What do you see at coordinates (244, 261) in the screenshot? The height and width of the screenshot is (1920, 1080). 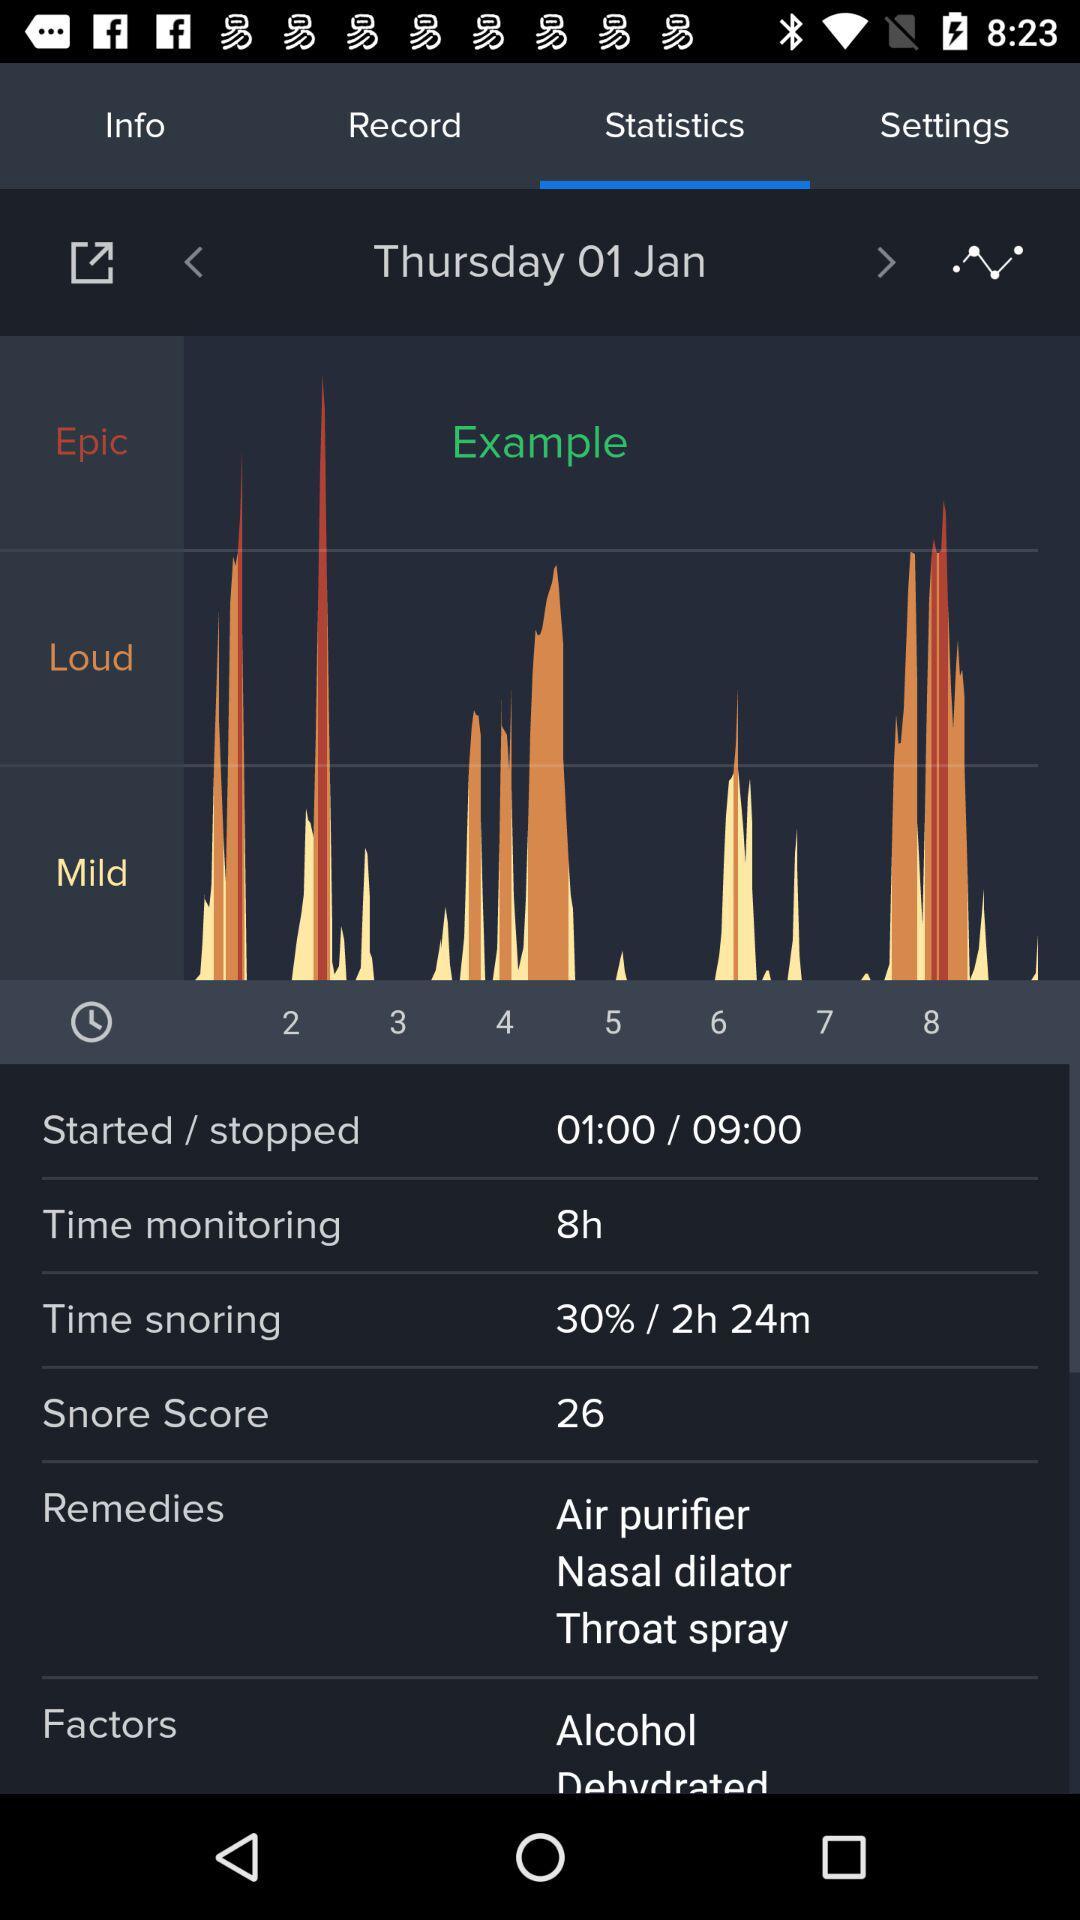 I see `the icon above the epic app` at bounding box center [244, 261].